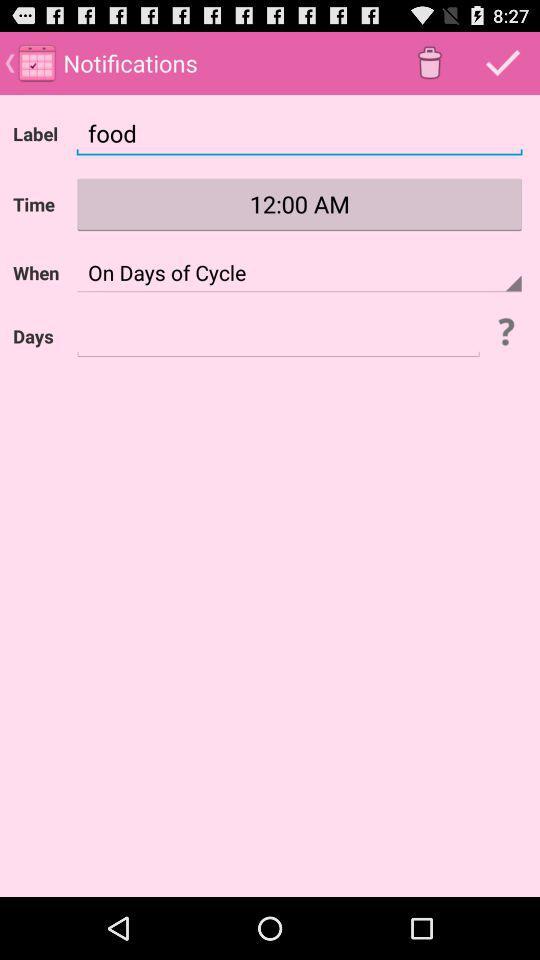 The image size is (540, 960). Describe the element at coordinates (429, 63) in the screenshot. I see `bin icon` at that location.